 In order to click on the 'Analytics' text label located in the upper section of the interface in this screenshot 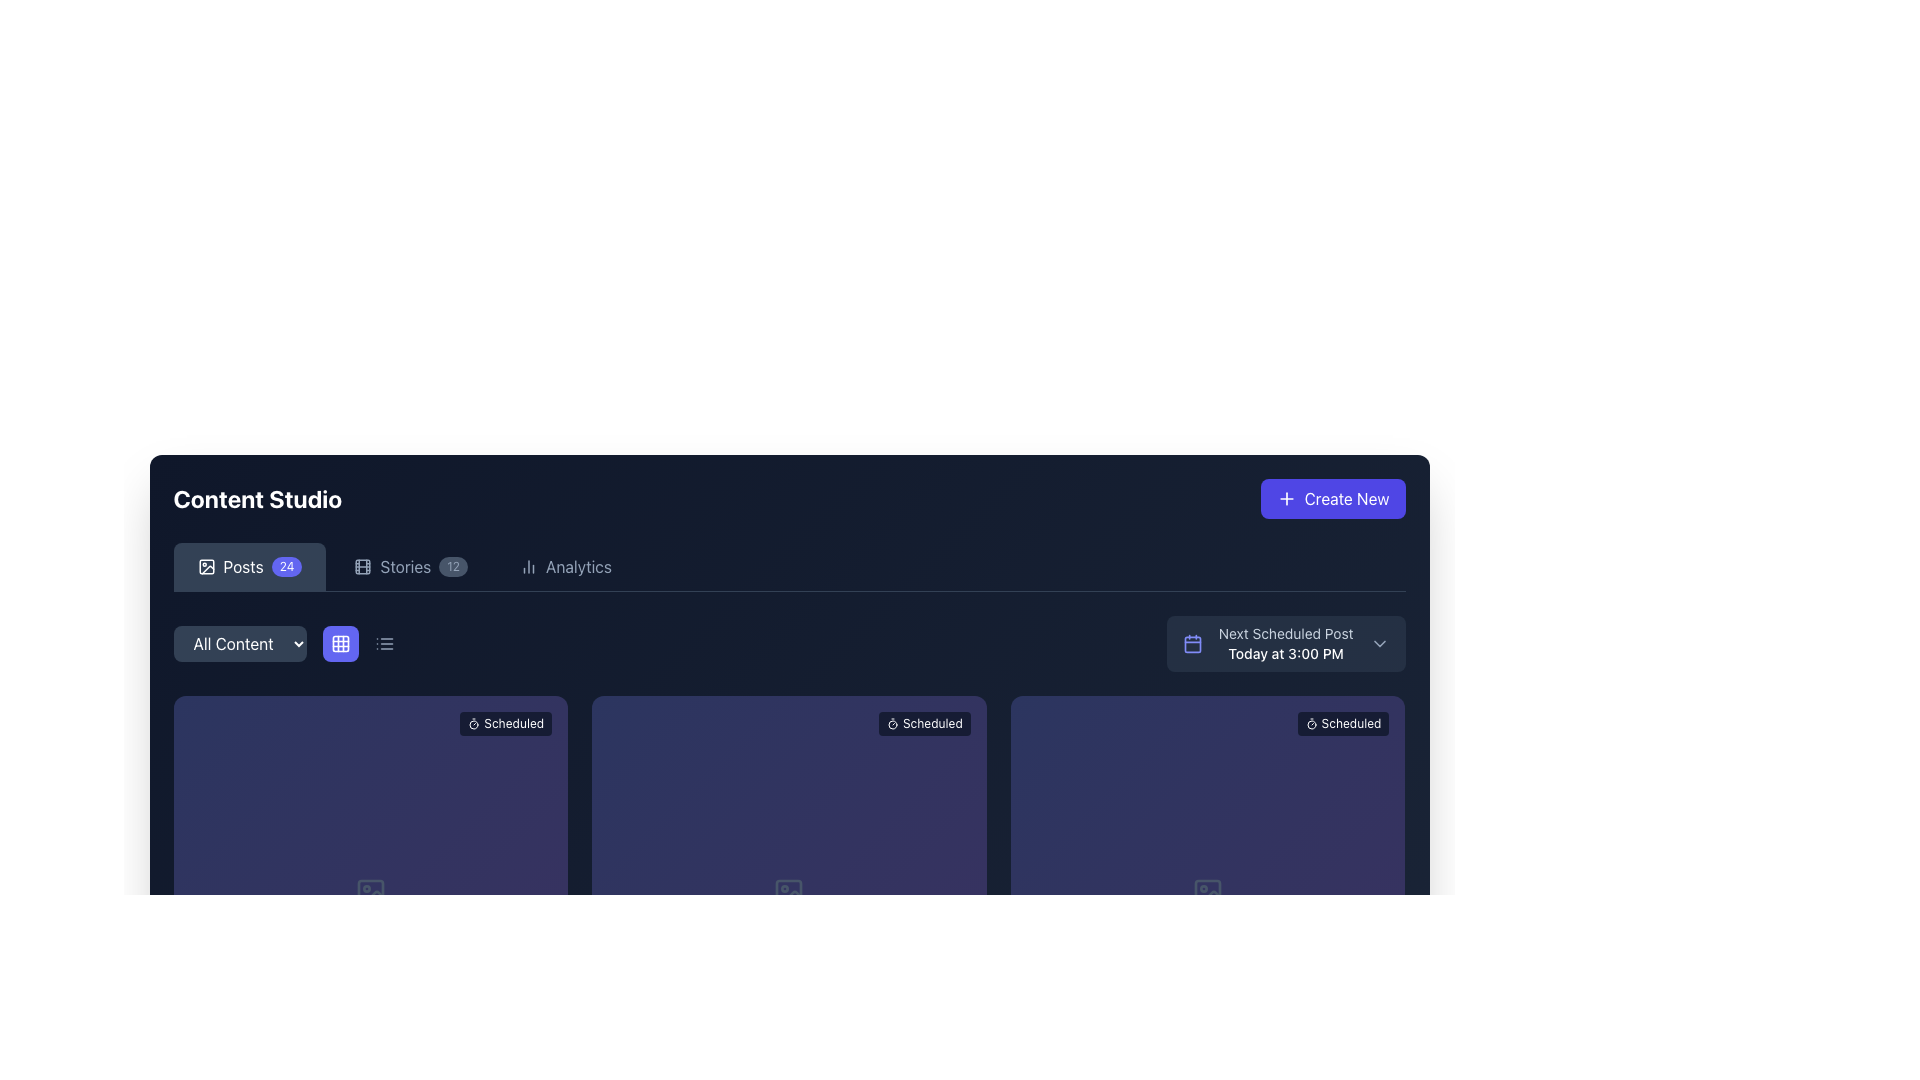, I will do `click(577, 567)`.